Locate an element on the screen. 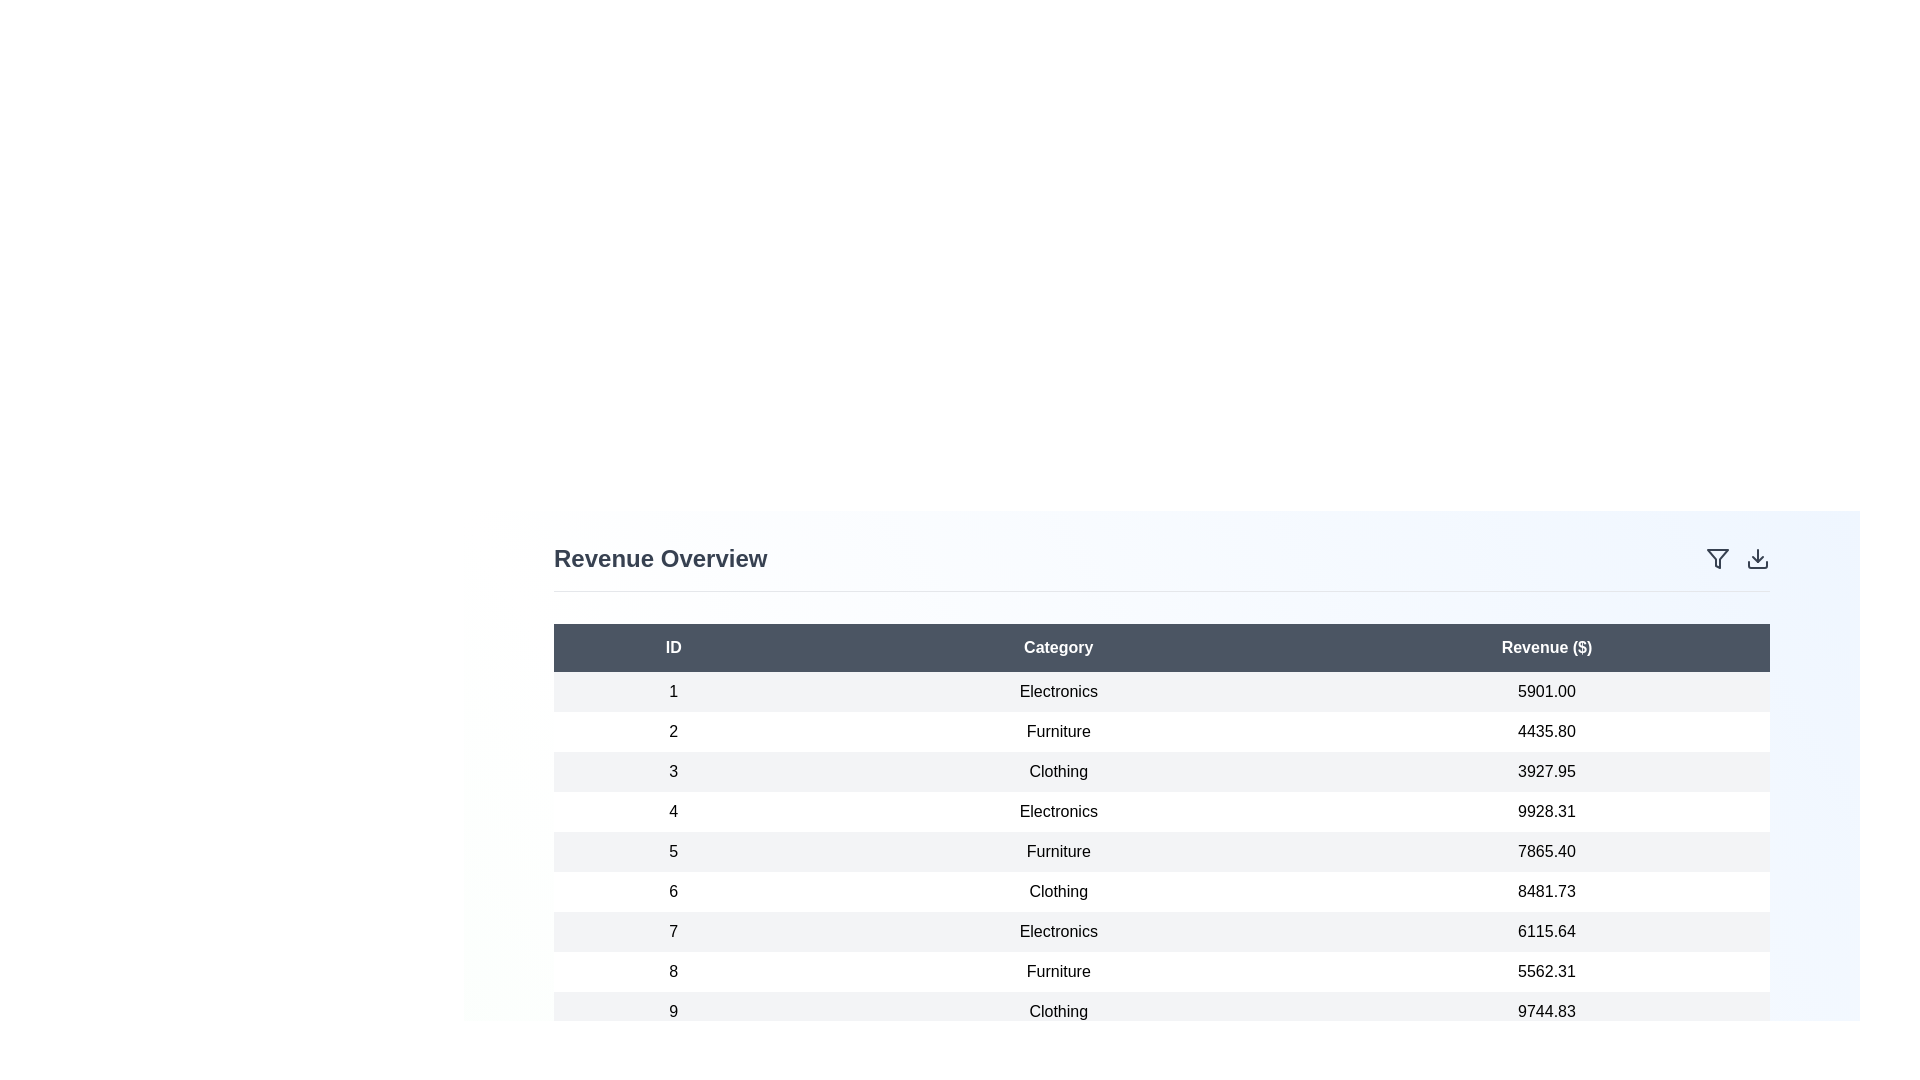  the table header 'Revenue ($)' to sort the data is located at coordinates (1545, 648).